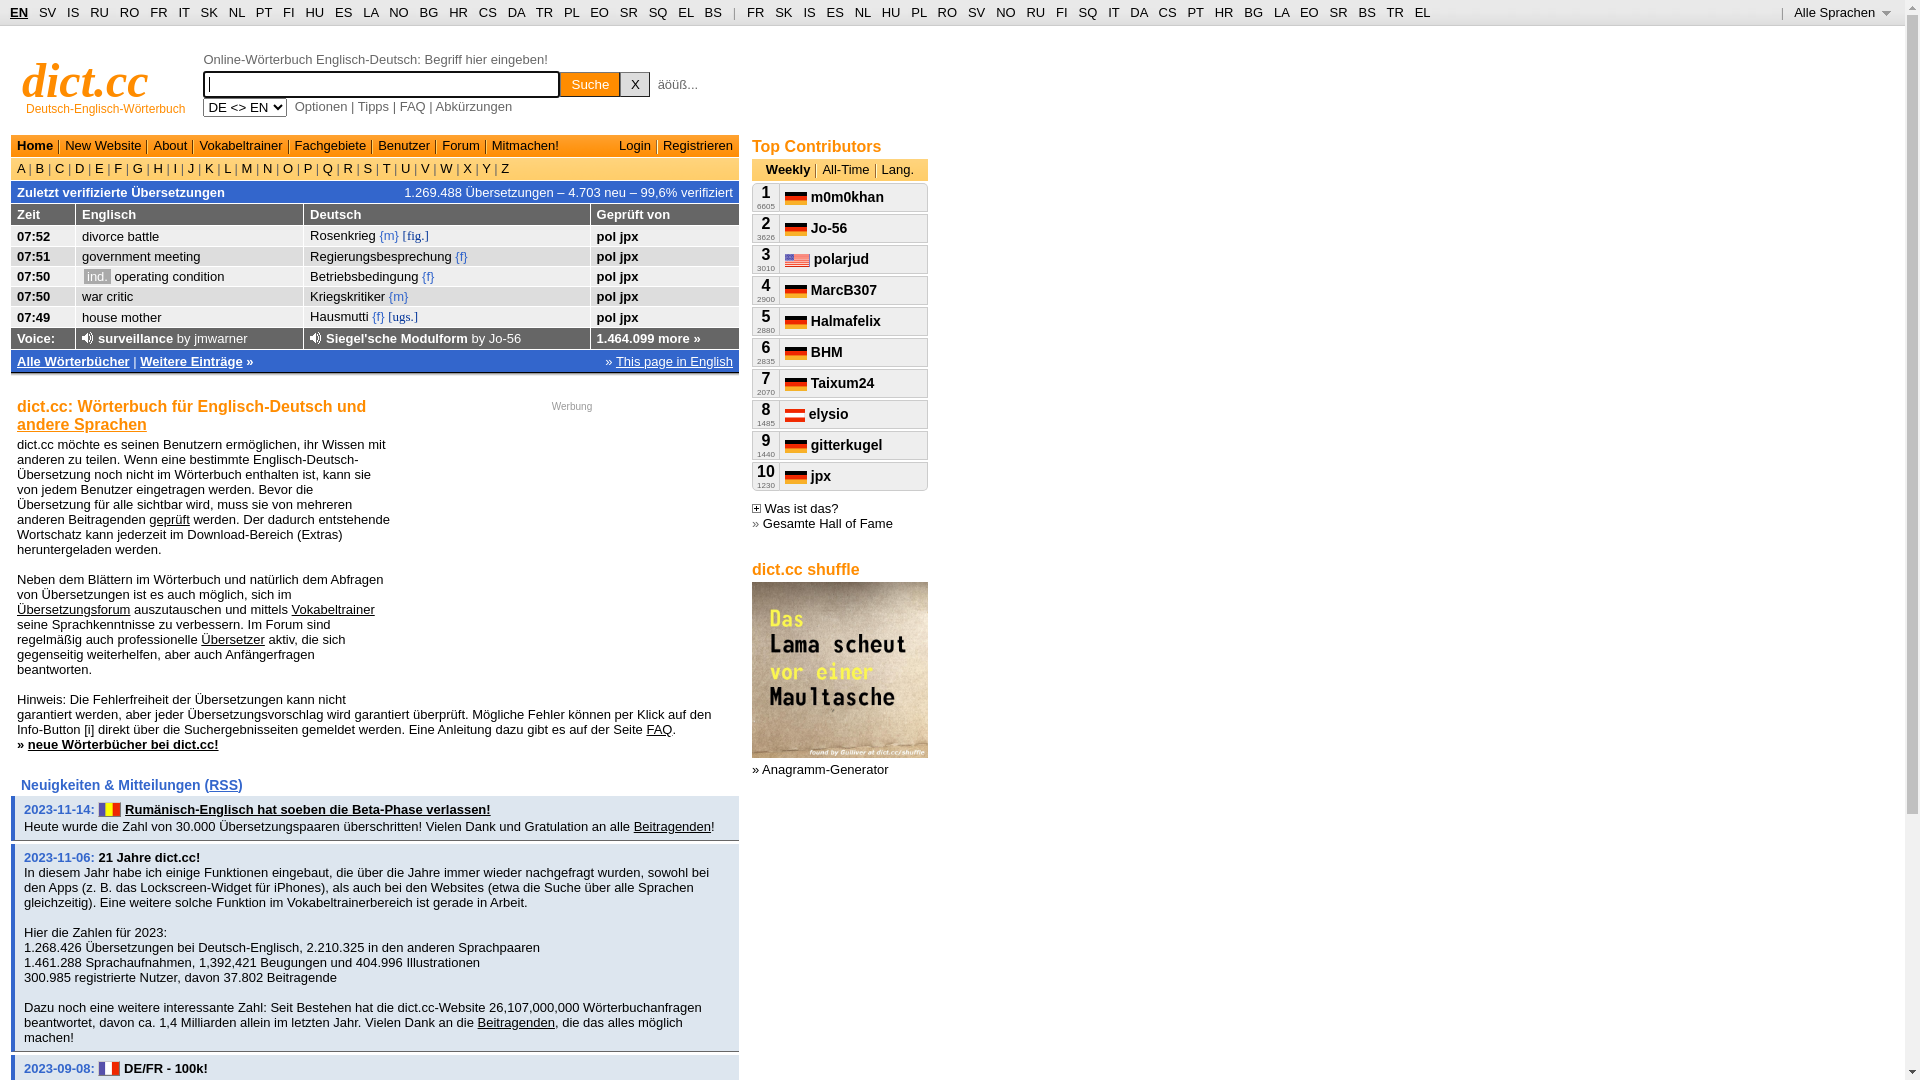  I want to click on 'Beitragenden', so click(516, 1022).